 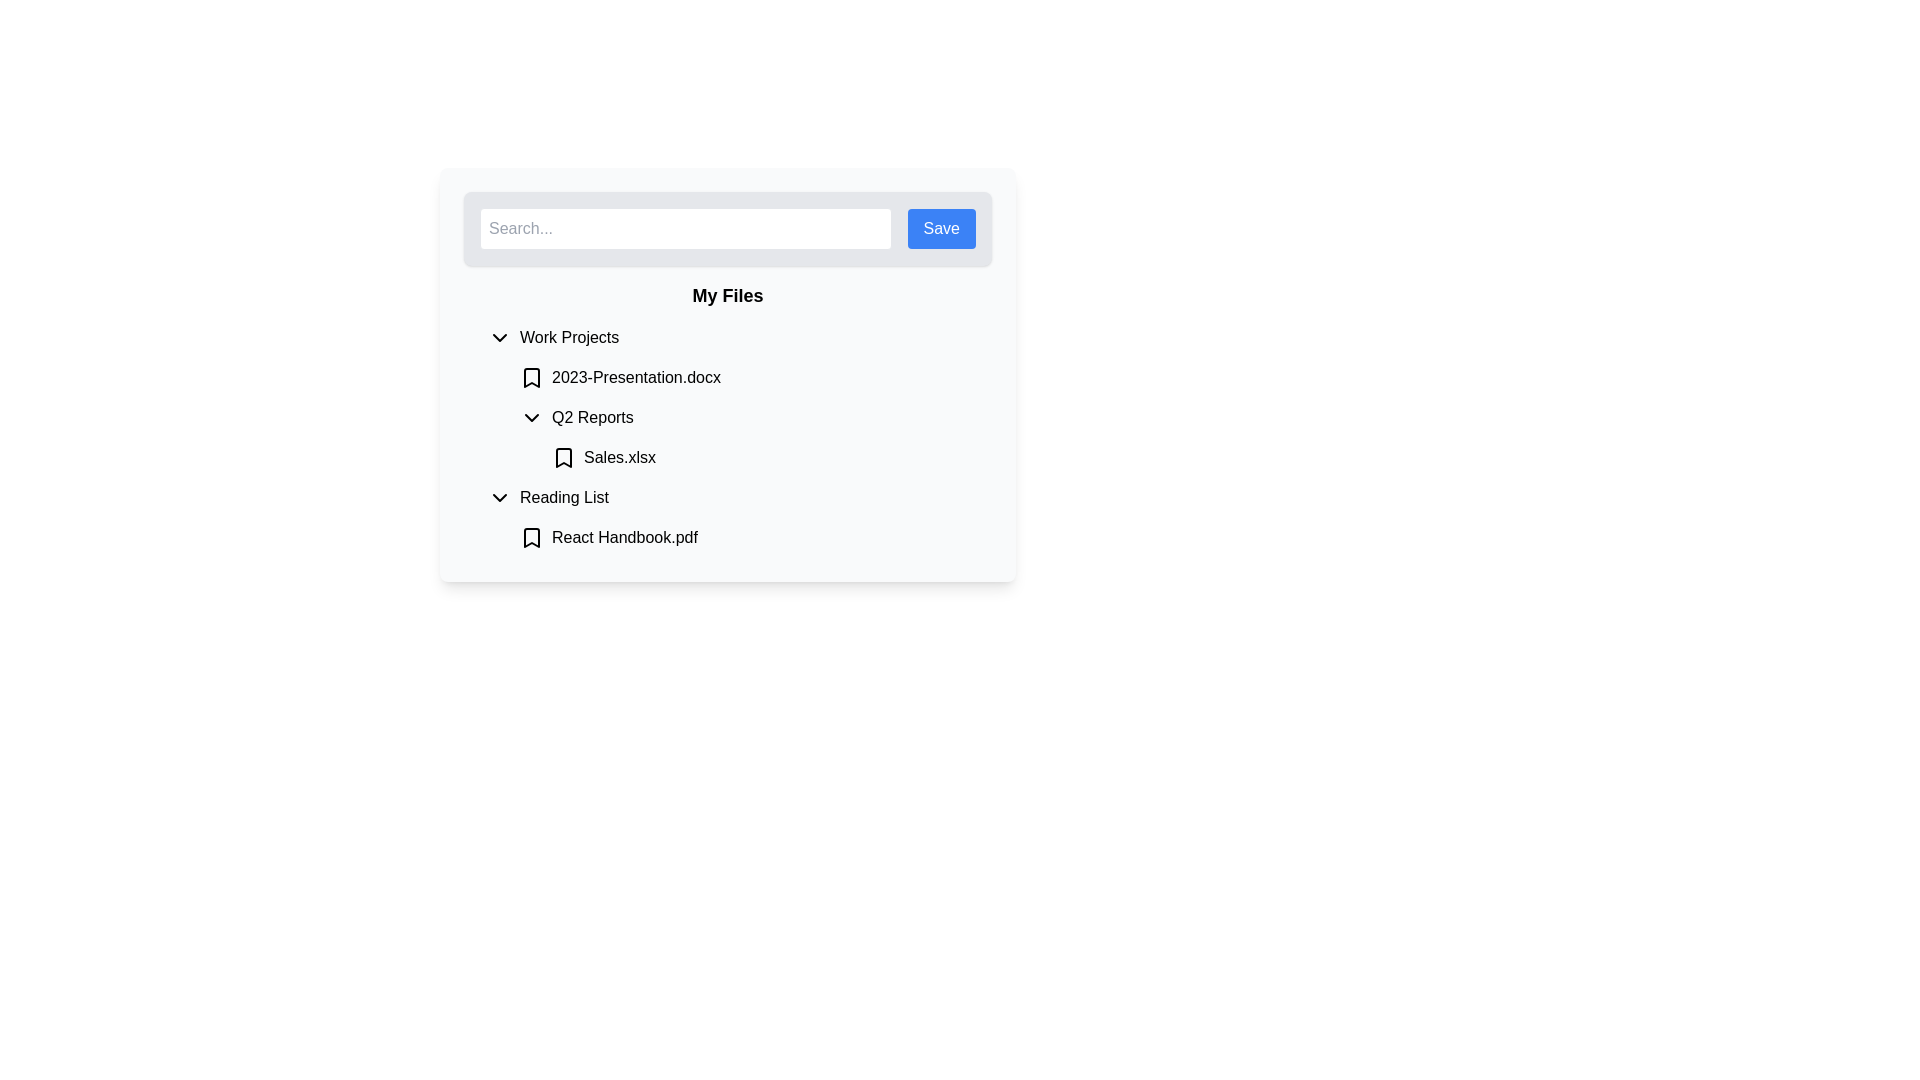 What do you see at coordinates (591, 416) in the screenshot?
I see `the 'Q2 Reports' text label located within the 'Work Projects' dropdown menu` at bounding box center [591, 416].